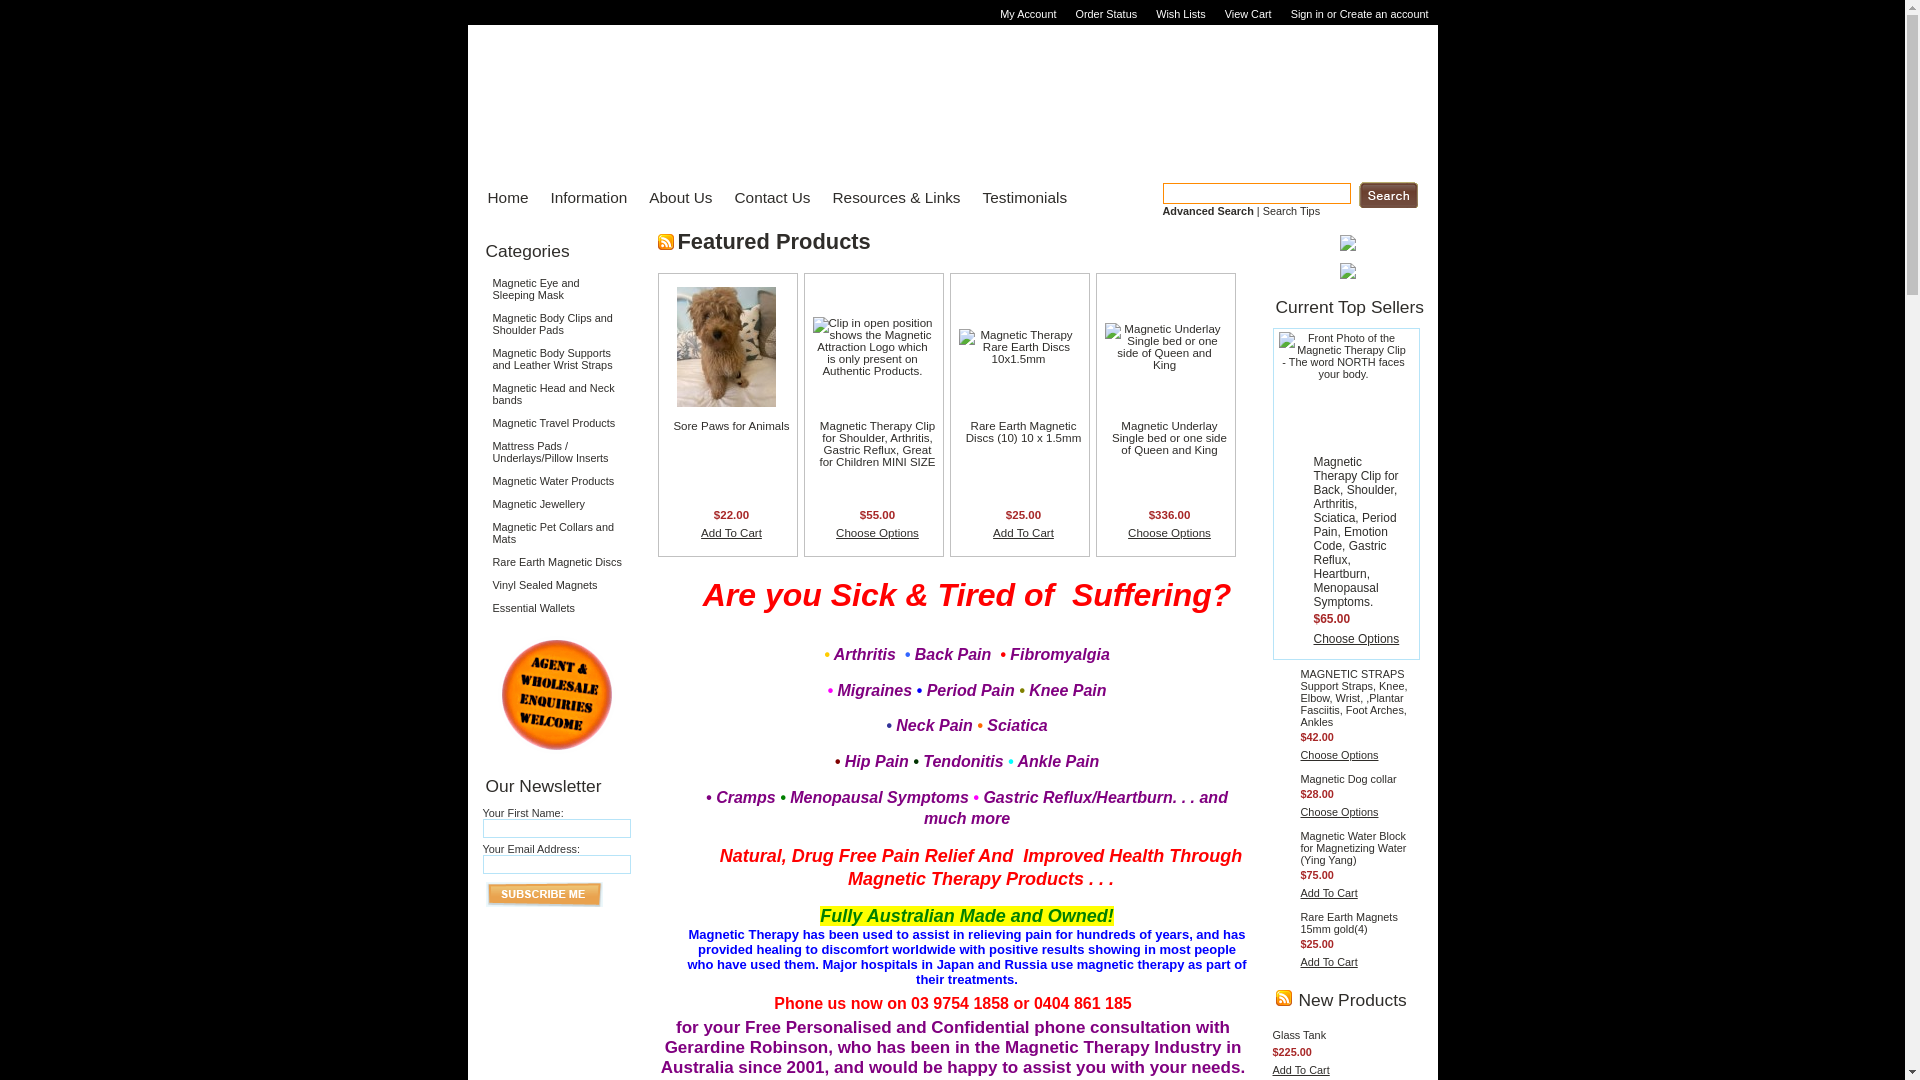  Describe the element at coordinates (1300, 960) in the screenshot. I see `'Add To Cart'` at that location.